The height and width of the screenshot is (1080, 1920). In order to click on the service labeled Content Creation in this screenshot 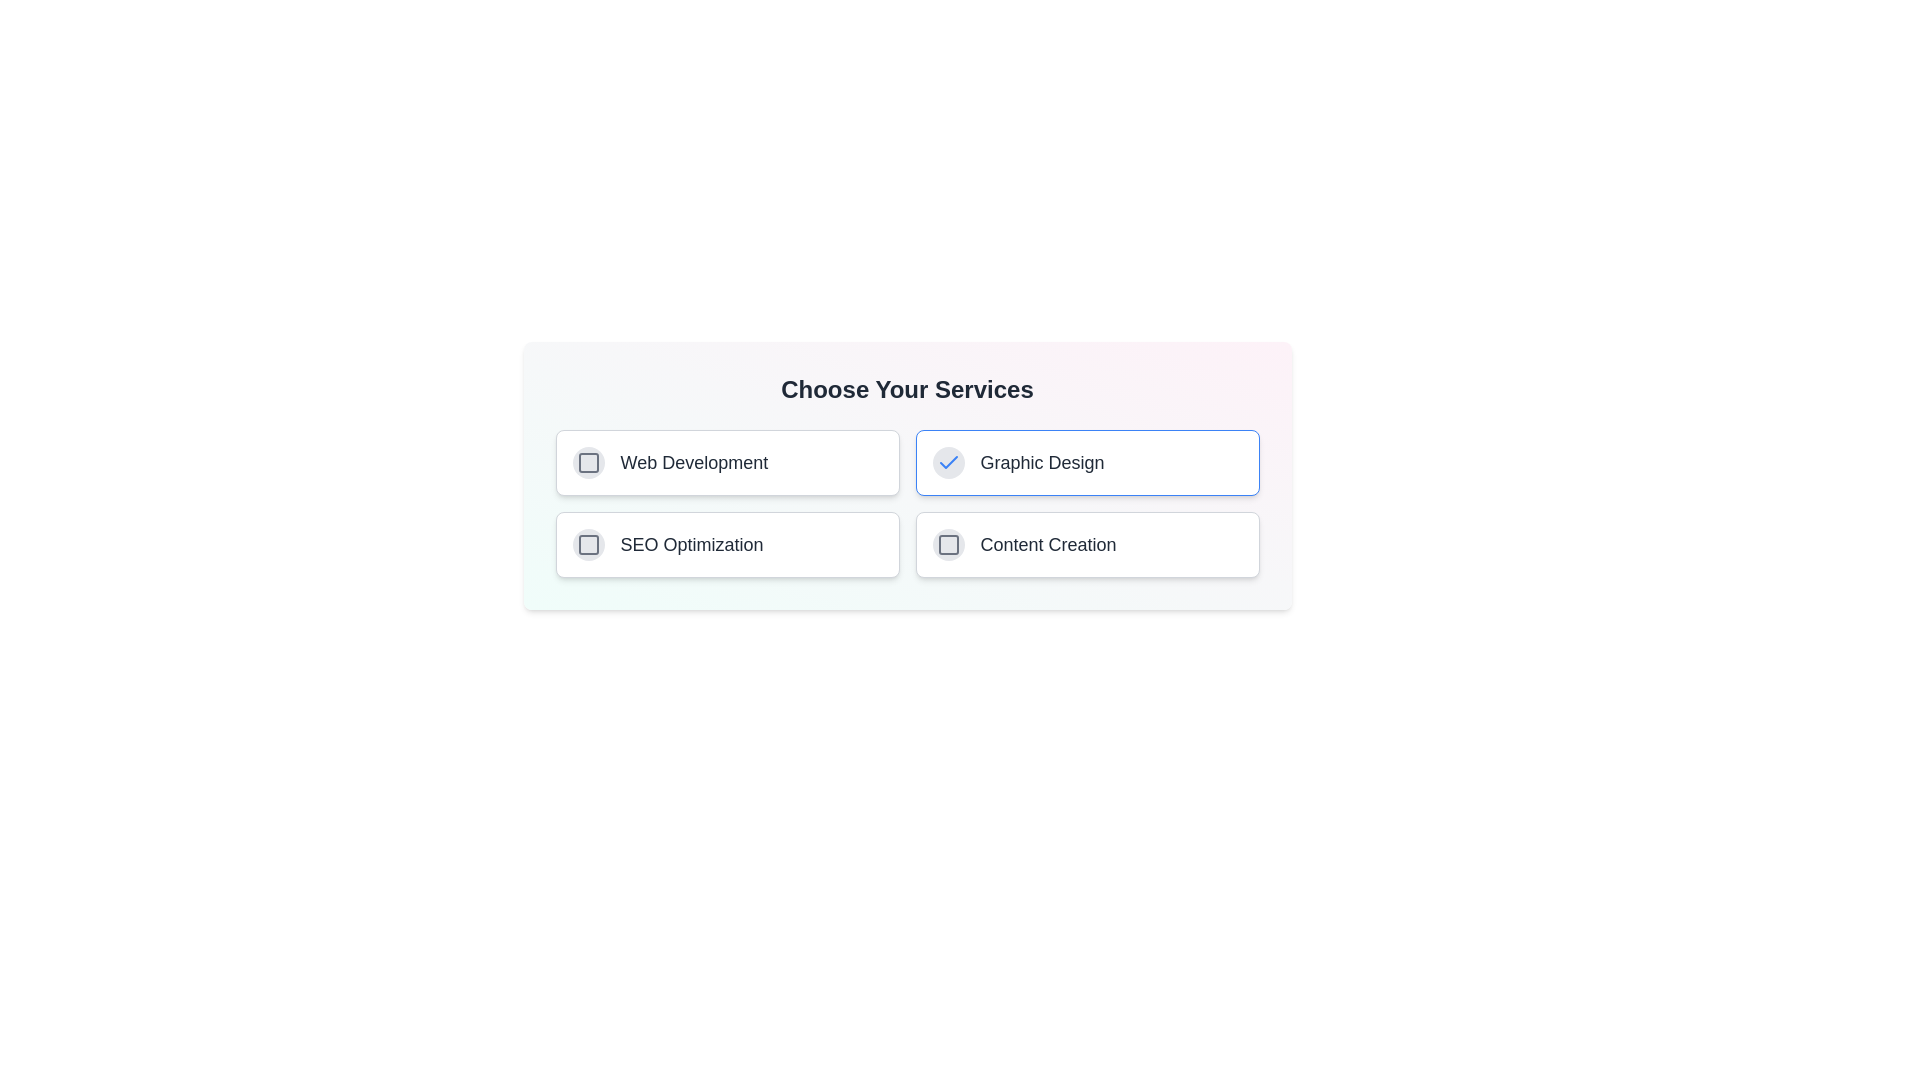, I will do `click(1046, 544)`.